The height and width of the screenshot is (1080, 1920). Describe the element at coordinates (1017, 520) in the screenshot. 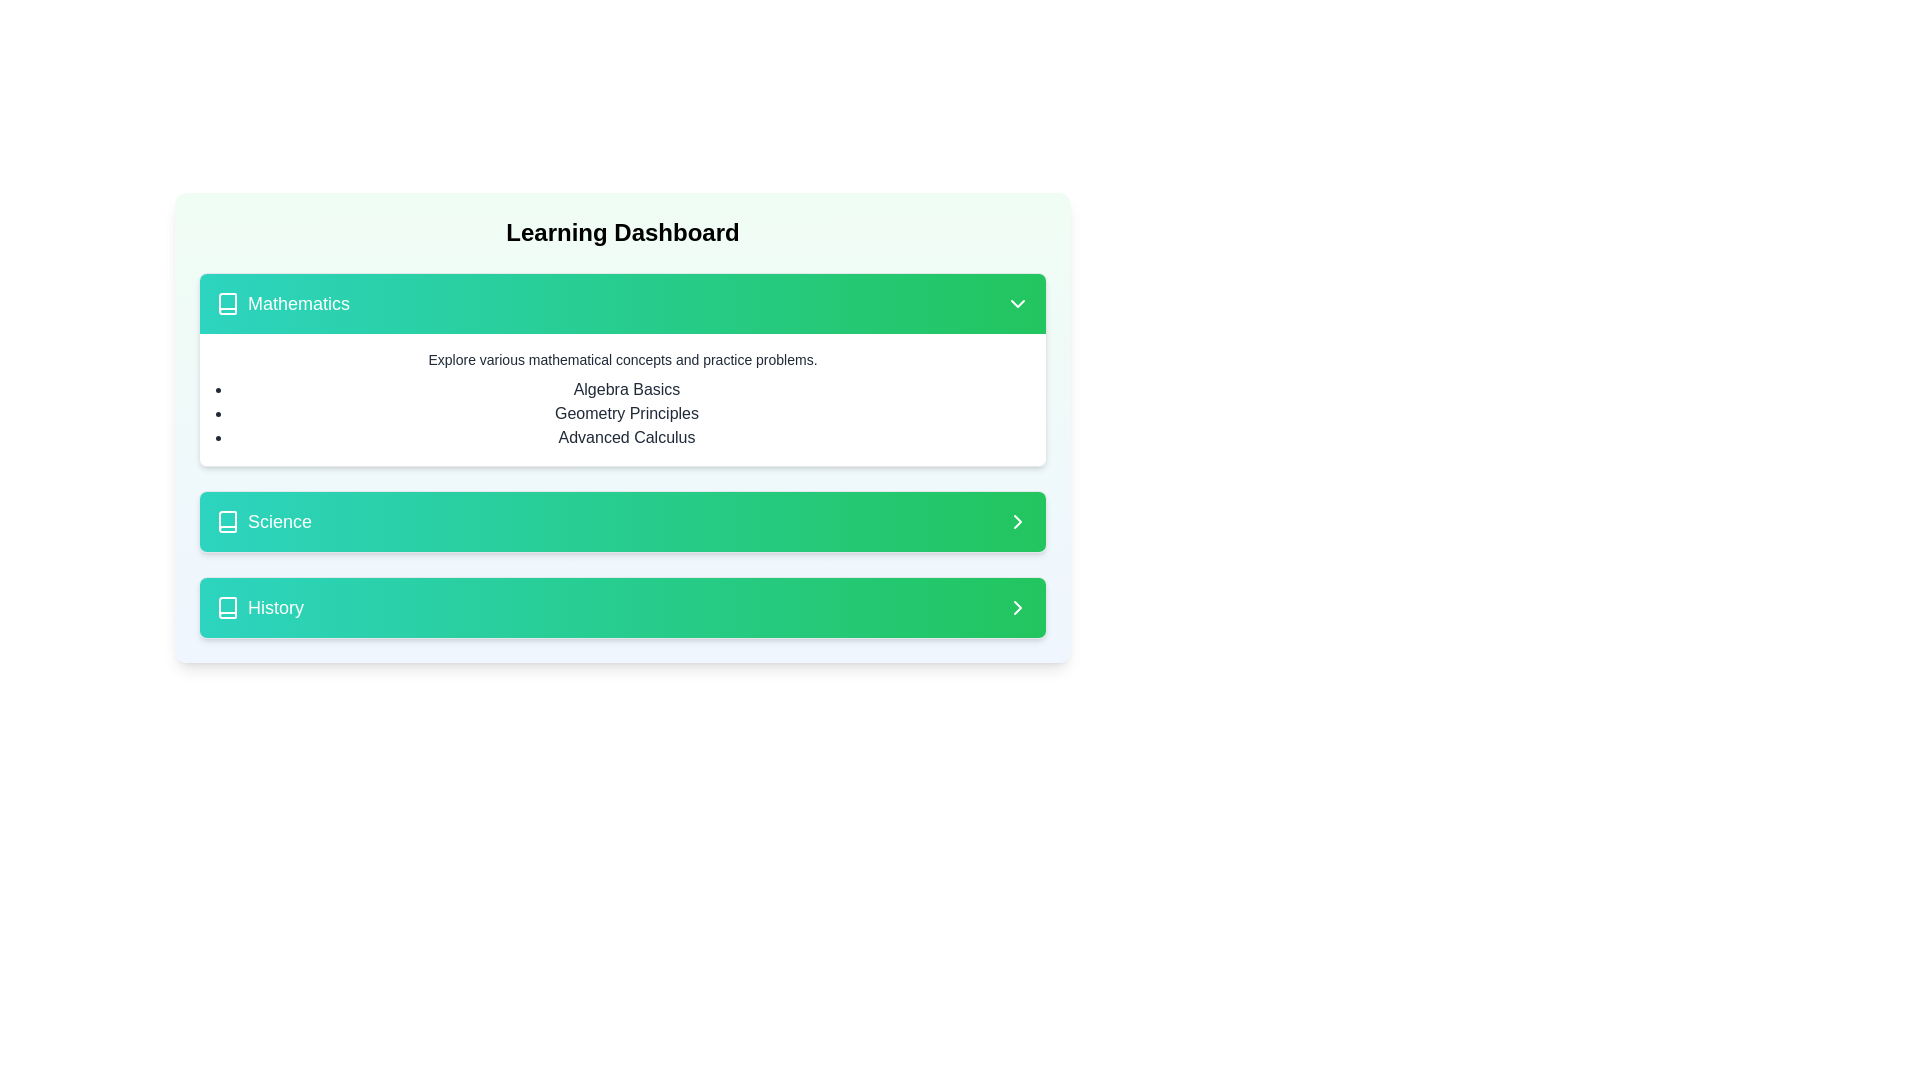

I see `the navigational chevron icon located at the far-right end of the 'Science' section` at that location.